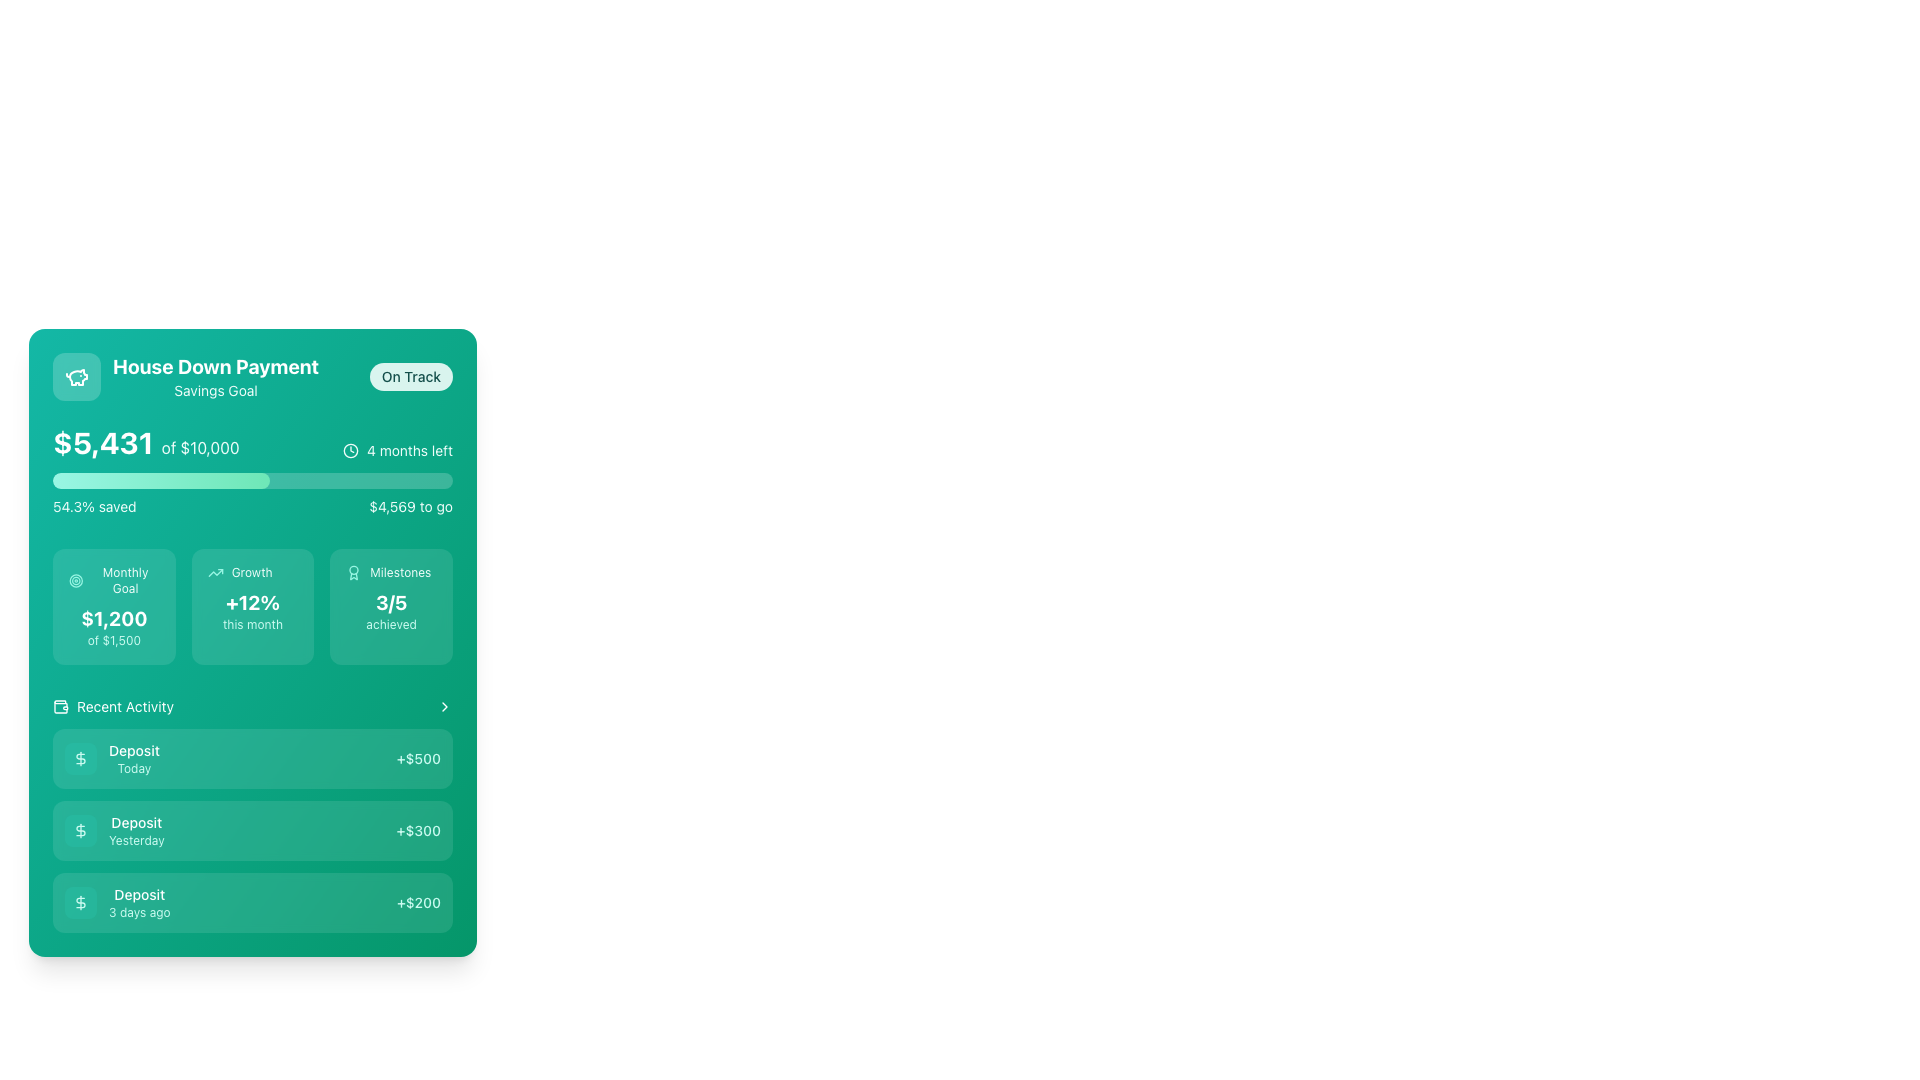 This screenshot has width=1920, height=1080. Describe the element at coordinates (252, 481) in the screenshot. I see `the progress bar that visually represents progress towards a financial goal, positioned below the text '$5,431 of $10,000' and above the indicators '54.3% saved' and '$4,569 to go'` at that location.